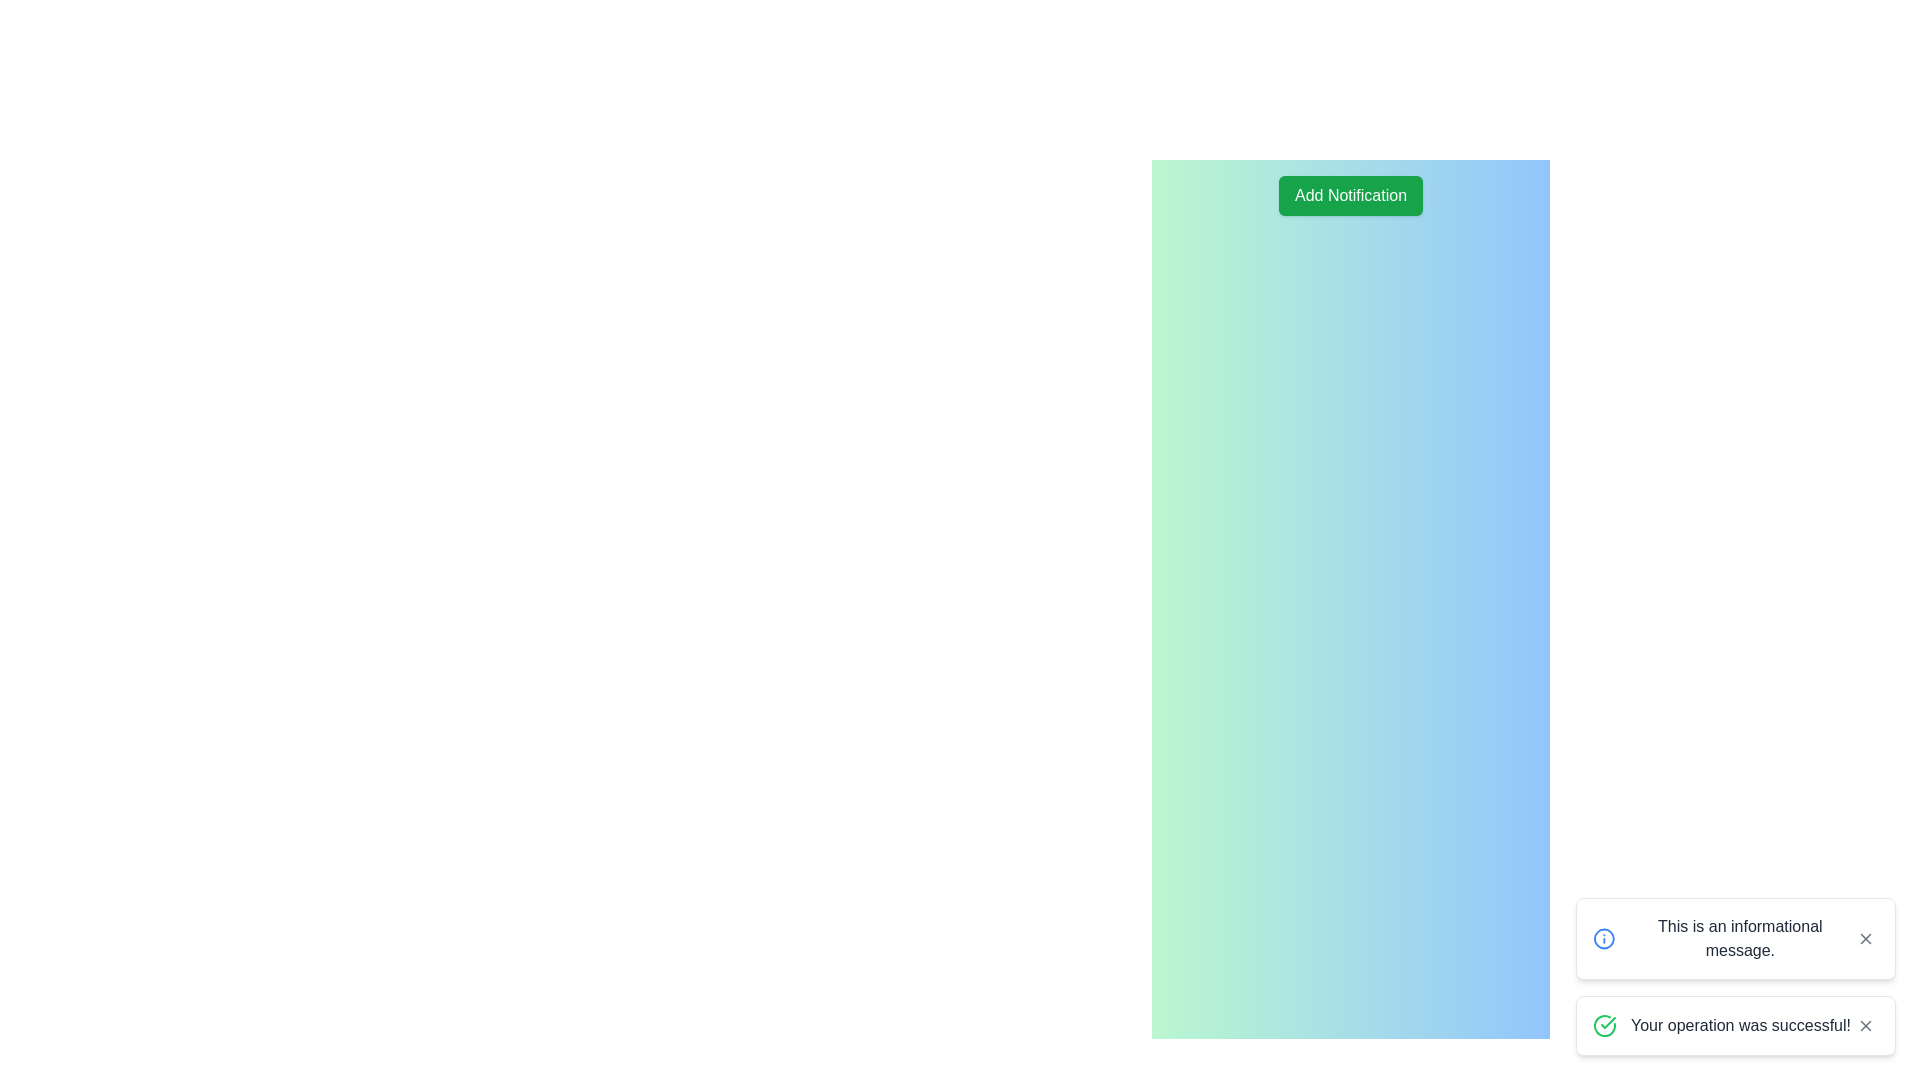 This screenshot has height=1080, width=1920. Describe the element at coordinates (1604, 1026) in the screenshot. I see `the green checkmark icon within a circle outline, which indicates a successful operation, located to the left of the success message 'Your operation was successful!'` at that location.